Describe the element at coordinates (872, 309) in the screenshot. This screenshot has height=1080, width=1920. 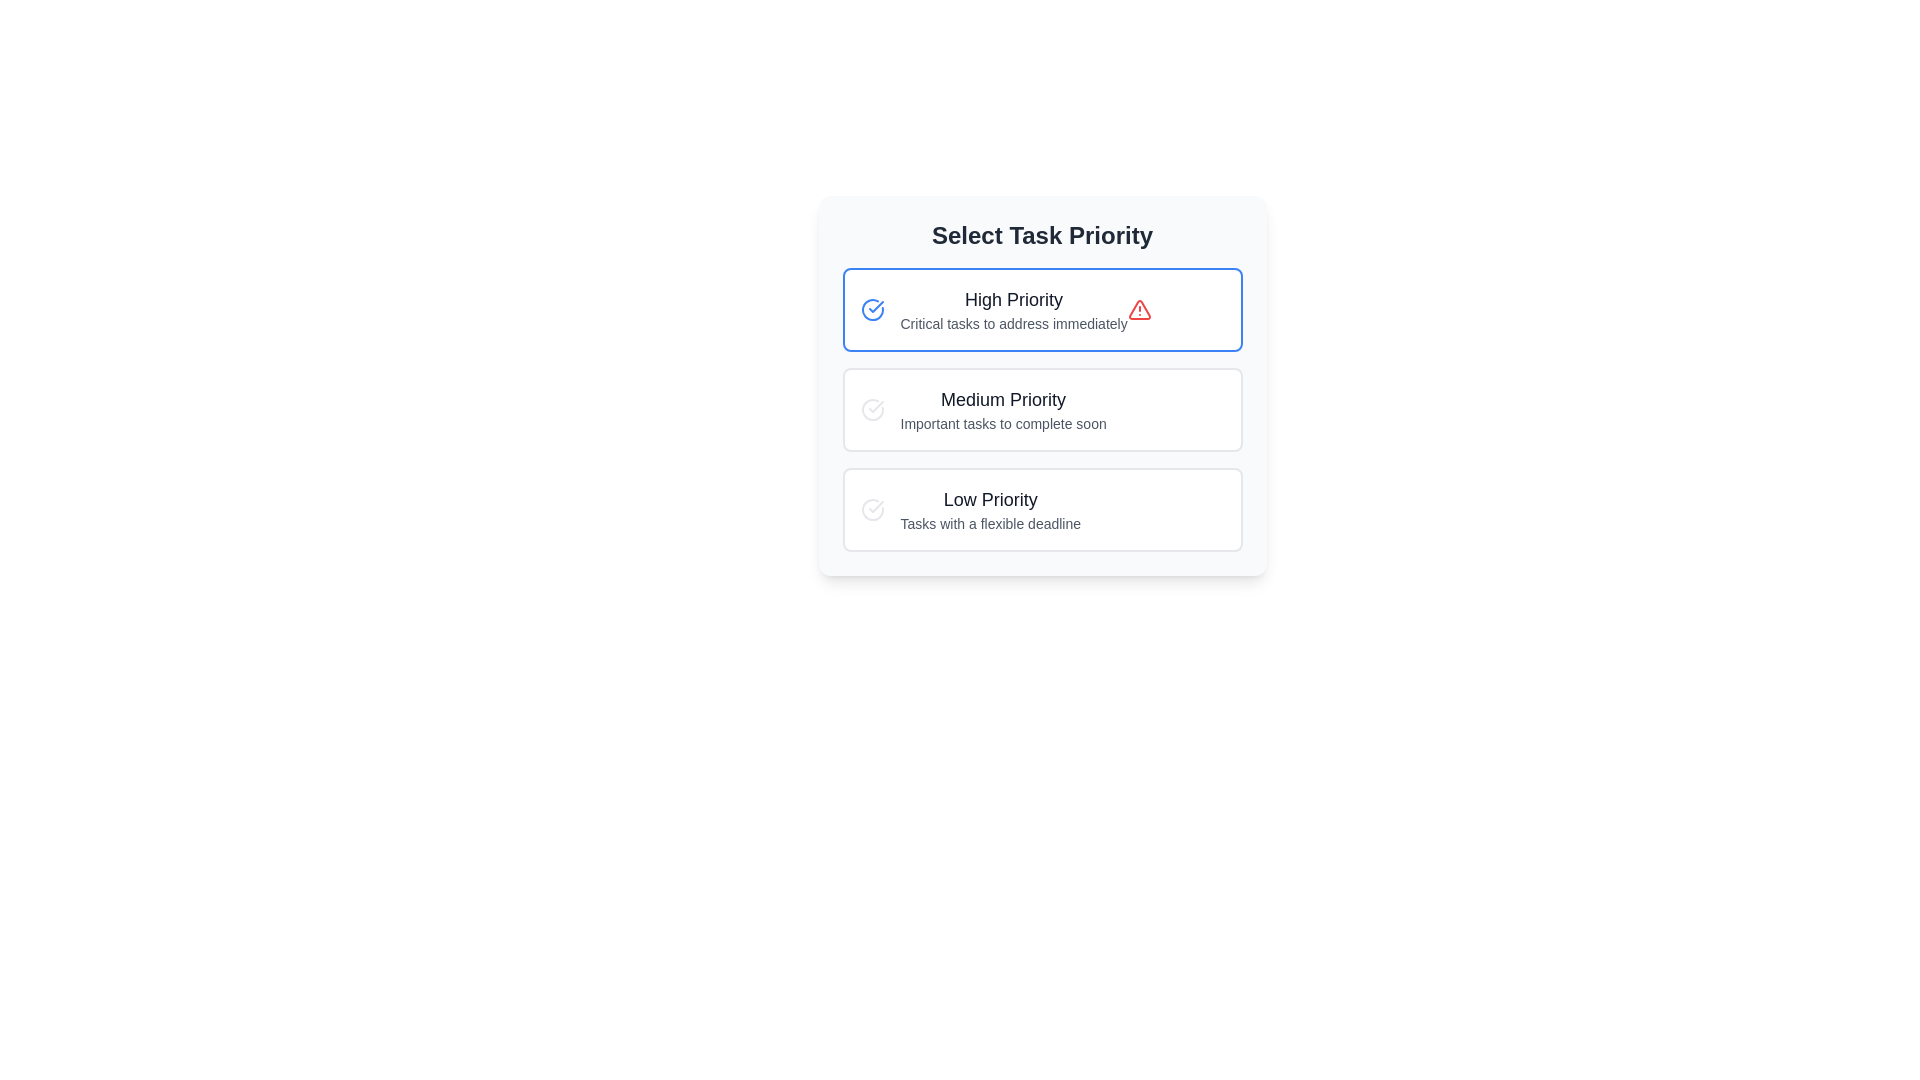
I see `the 'High Priority' task option icon, which is located at the top of the task priority list adjacent to the text 'High Priority'` at that location.